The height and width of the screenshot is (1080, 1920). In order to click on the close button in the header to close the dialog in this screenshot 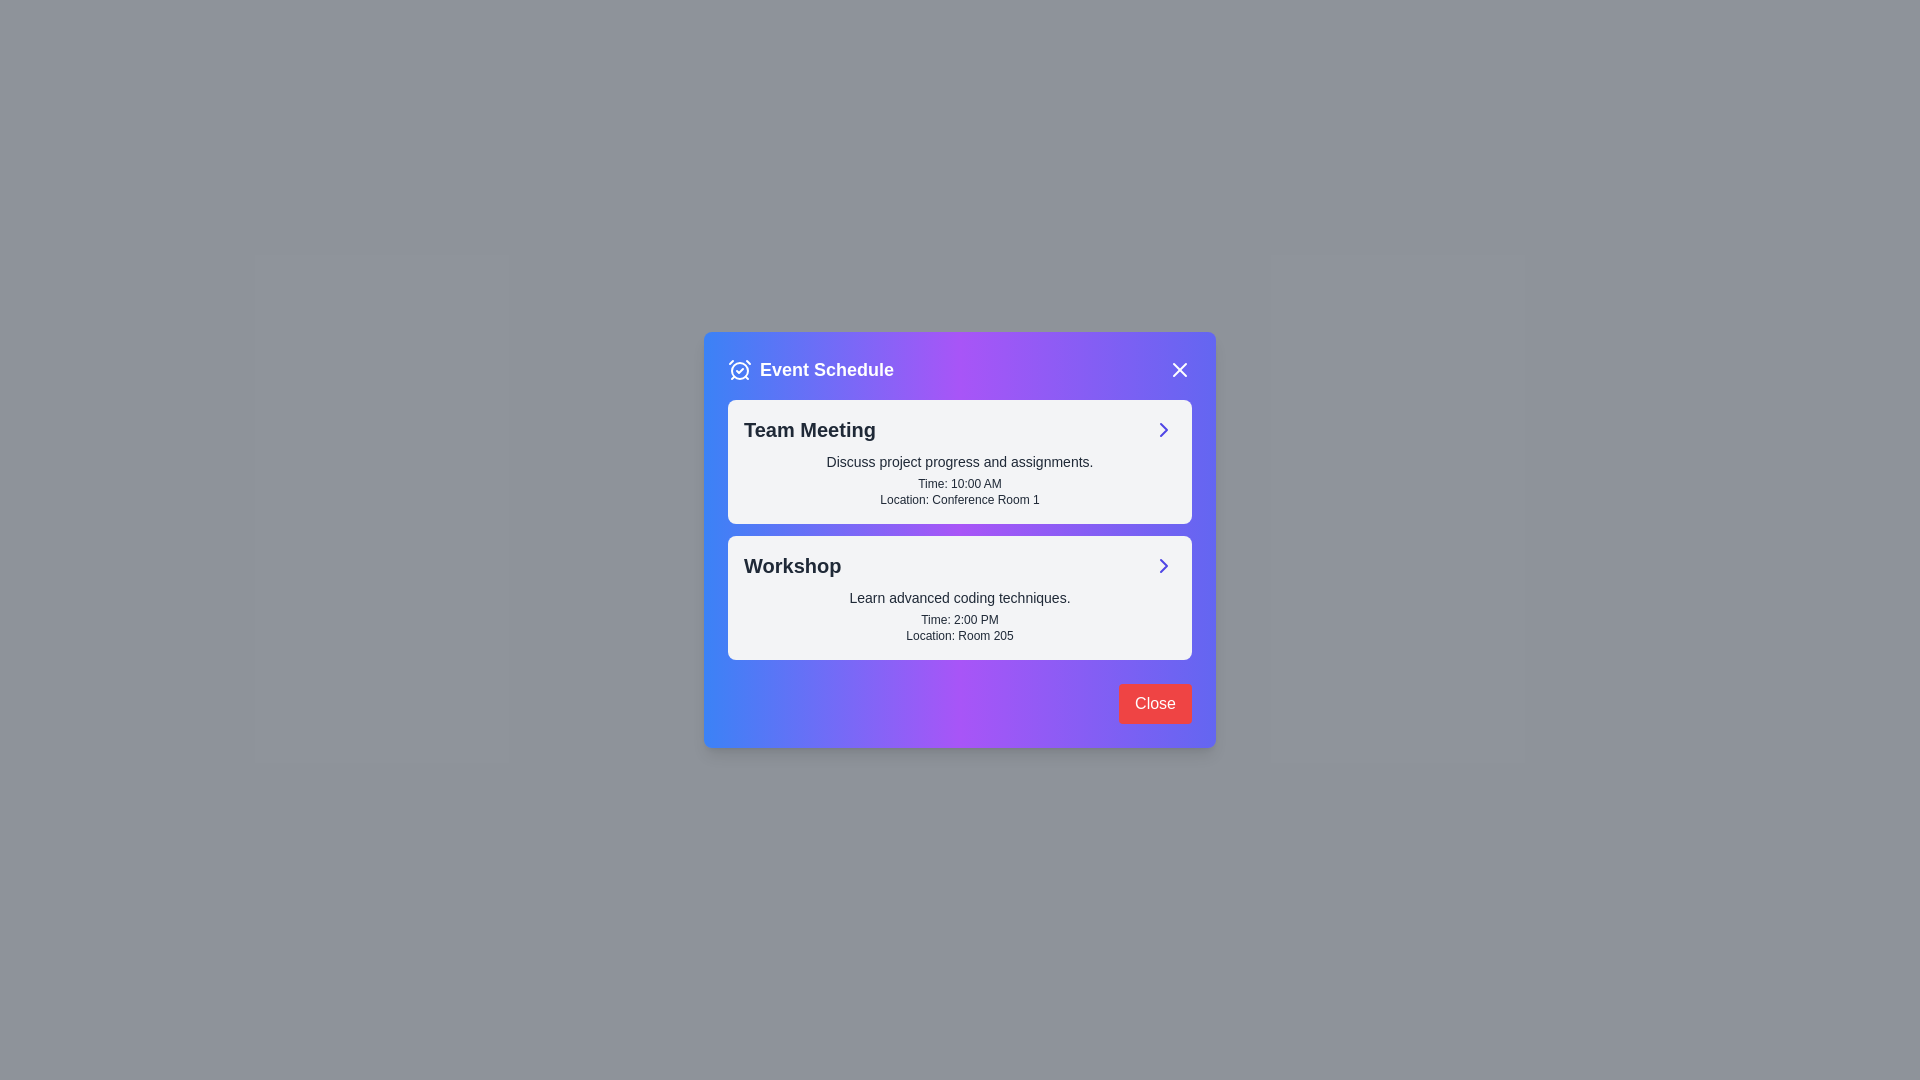, I will do `click(1180, 370)`.